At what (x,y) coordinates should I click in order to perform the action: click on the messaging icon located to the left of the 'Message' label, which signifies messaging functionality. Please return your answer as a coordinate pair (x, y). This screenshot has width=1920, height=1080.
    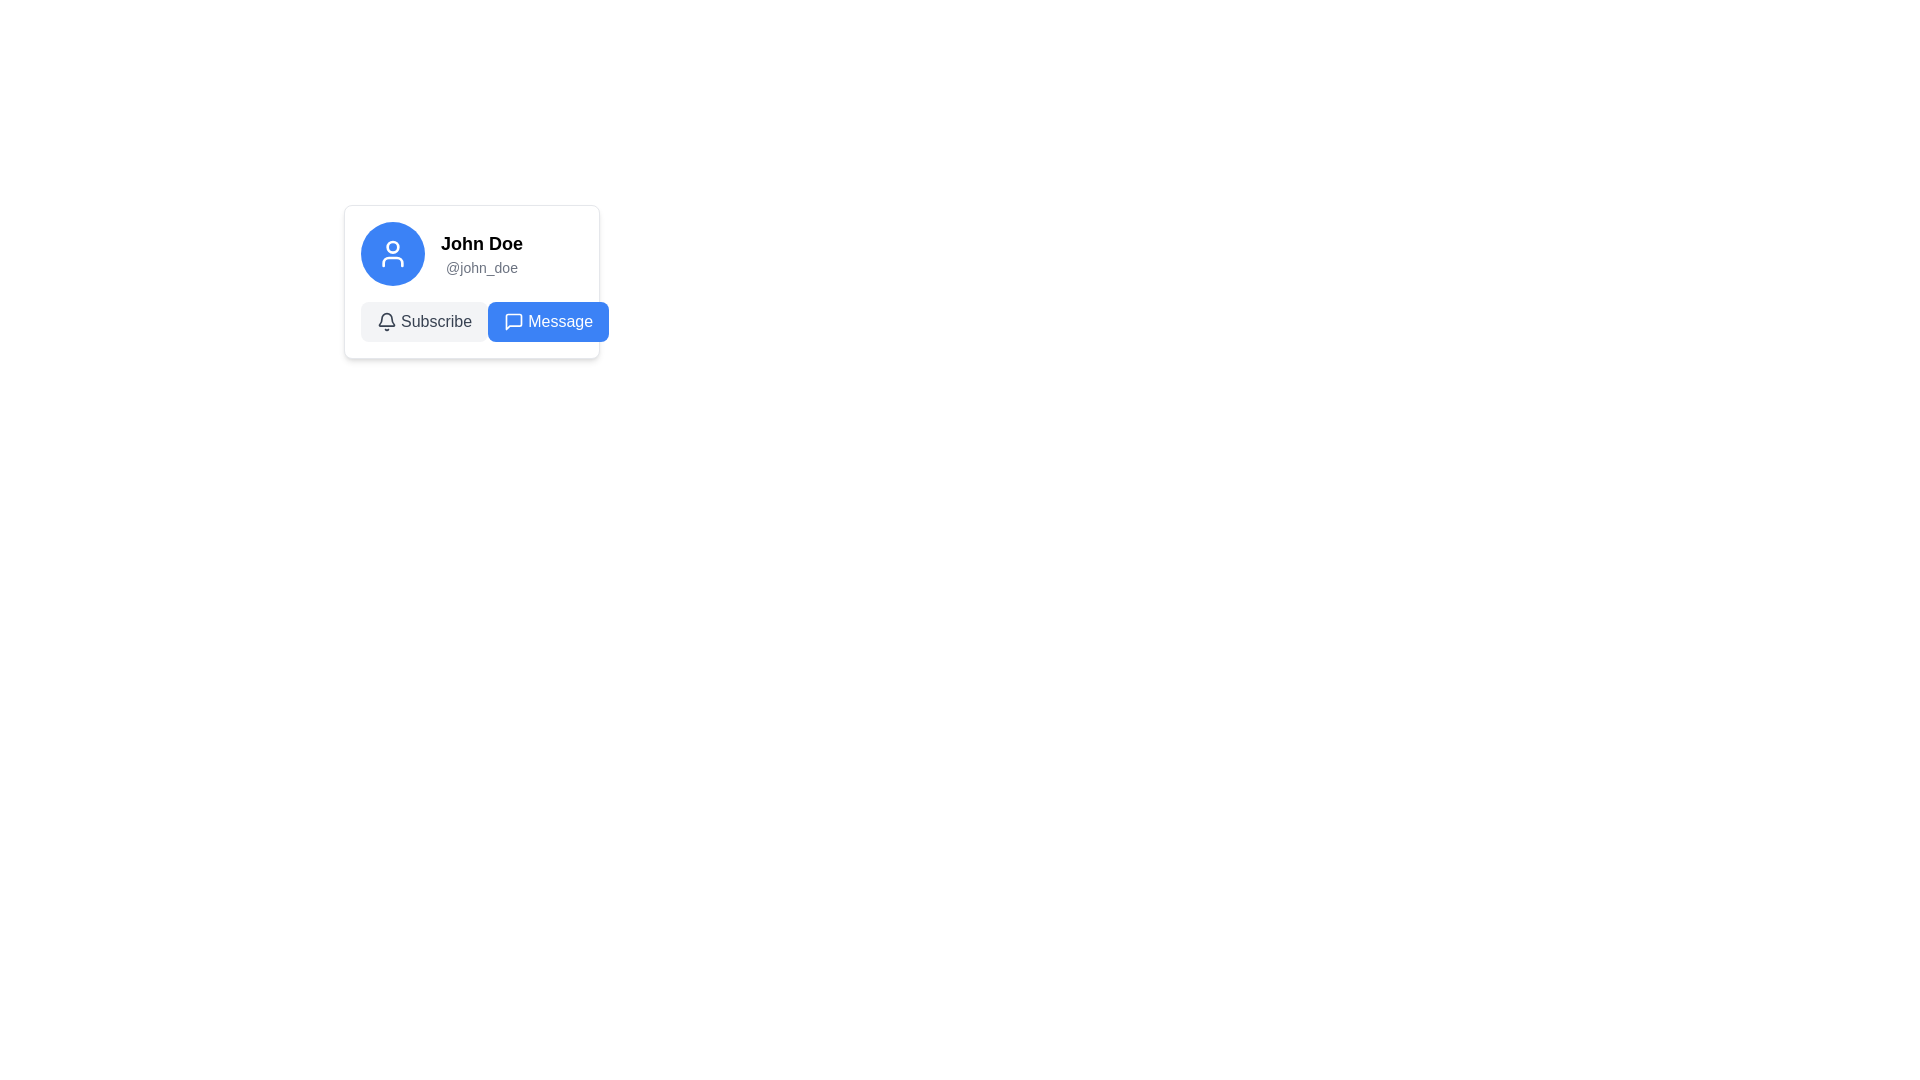
    Looking at the image, I should click on (514, 320).